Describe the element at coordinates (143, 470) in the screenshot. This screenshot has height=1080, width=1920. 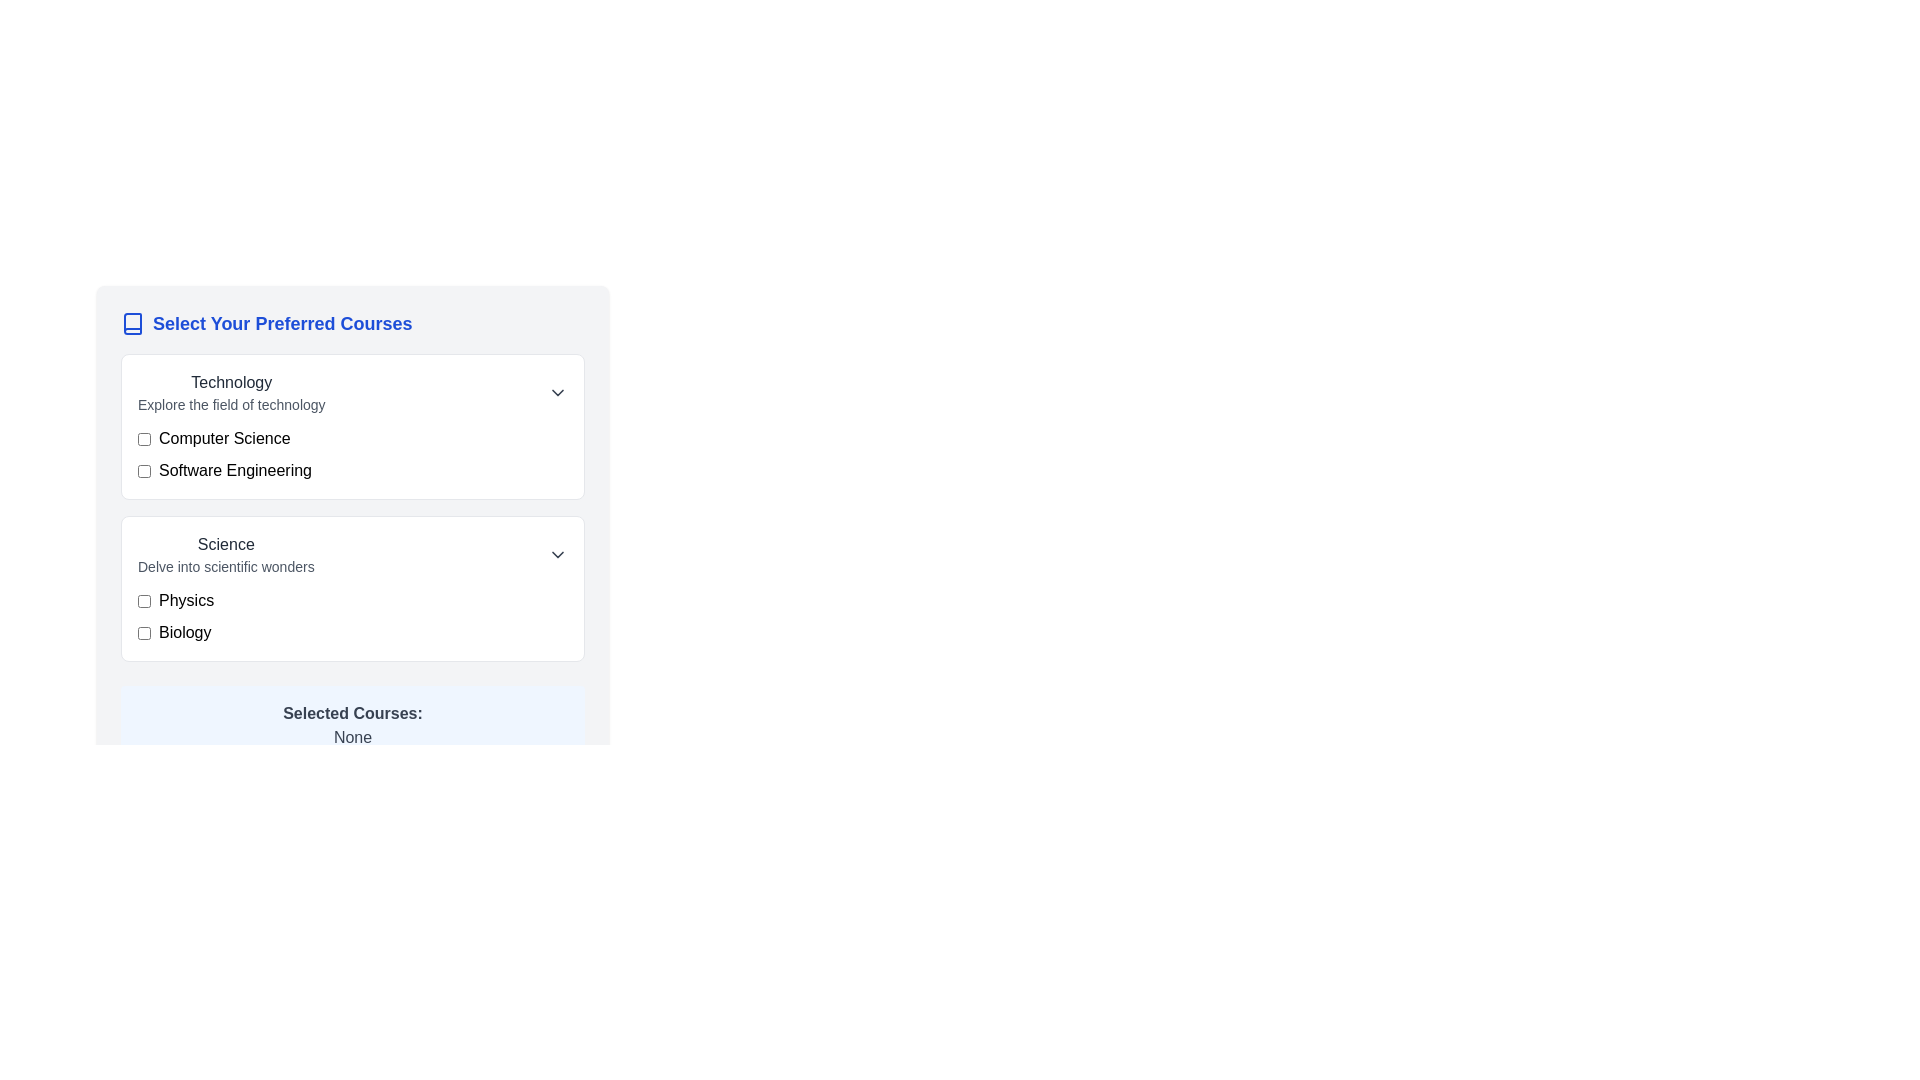
I see `the interactive checkbox next to the label 'Software Engineering'` at that location.